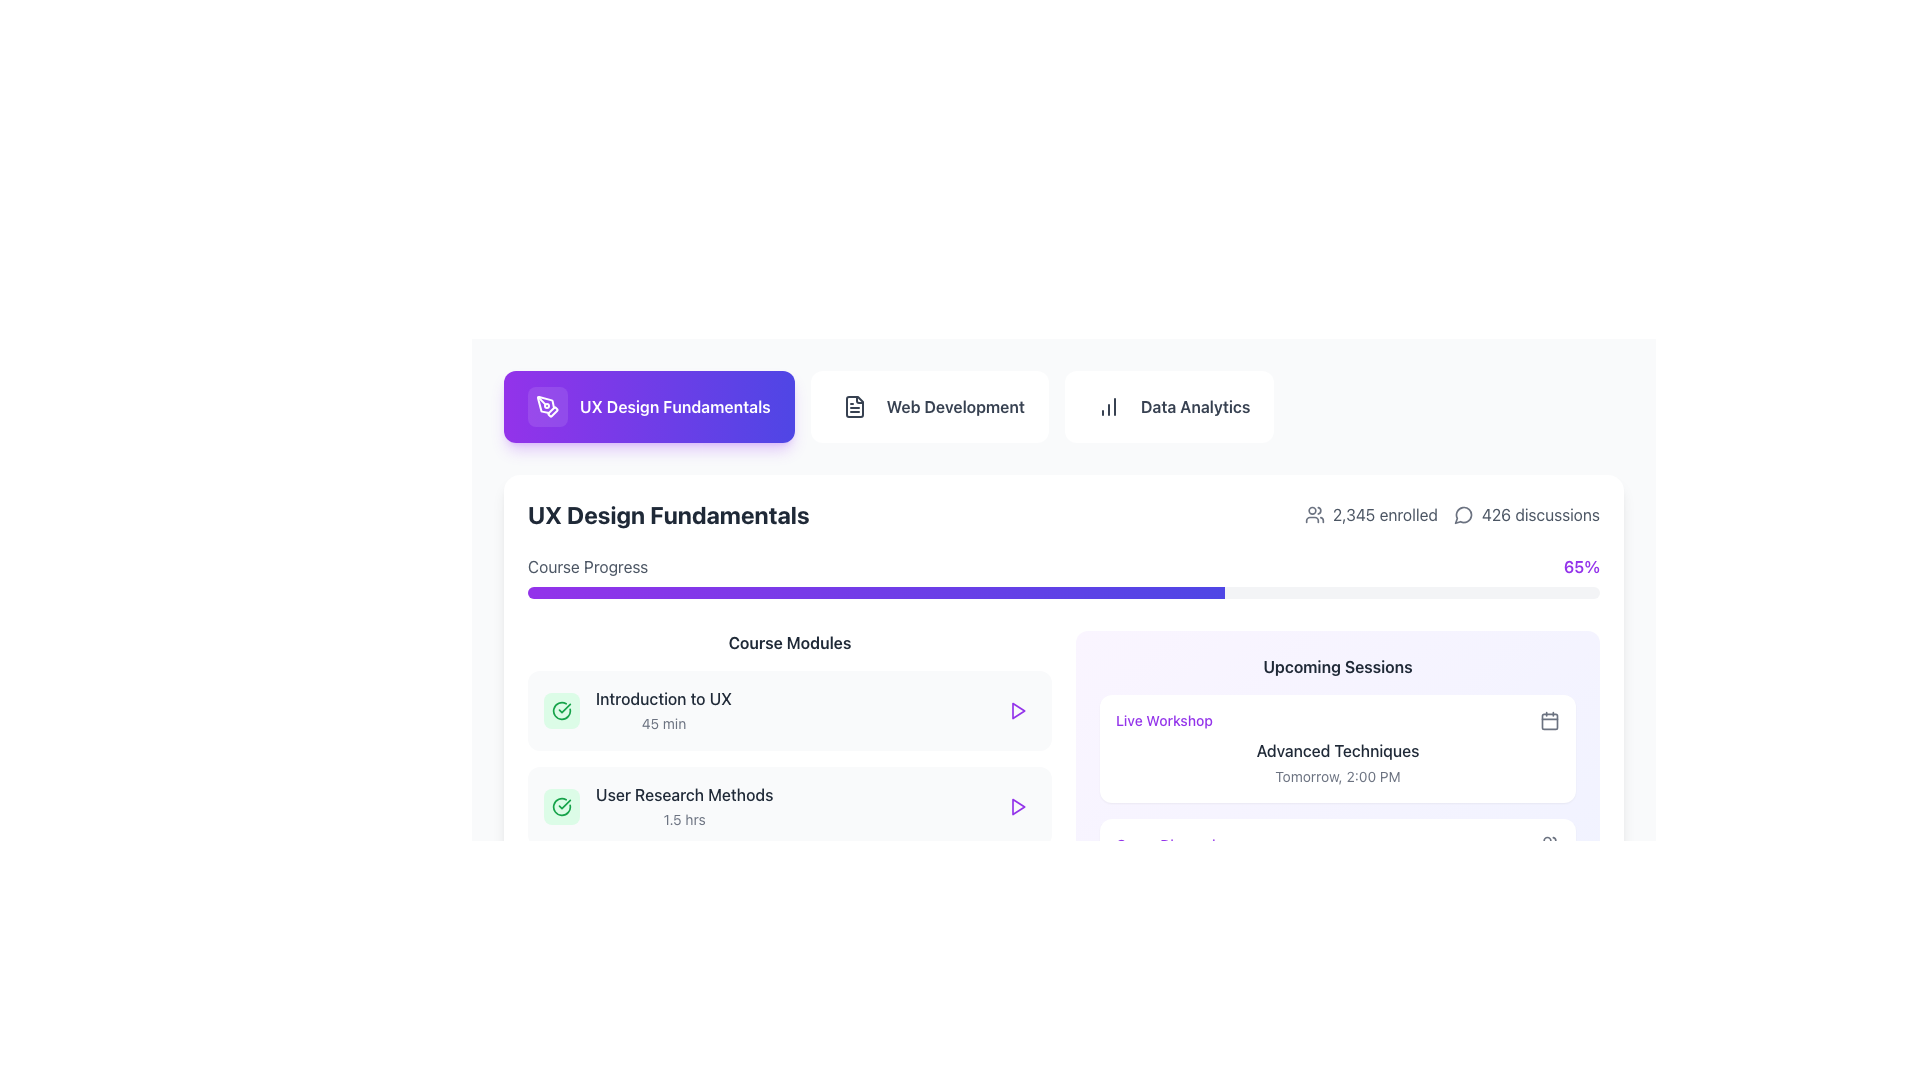 This screenshot has height=1080, width=1920. Describe the element at coordinates (1315, 514) in the screenshot. I see `the icon located to the immediate left of the text '2,345 enrolled' in the top-right corner of the 'UX Design Fundamentals' section` at that location.